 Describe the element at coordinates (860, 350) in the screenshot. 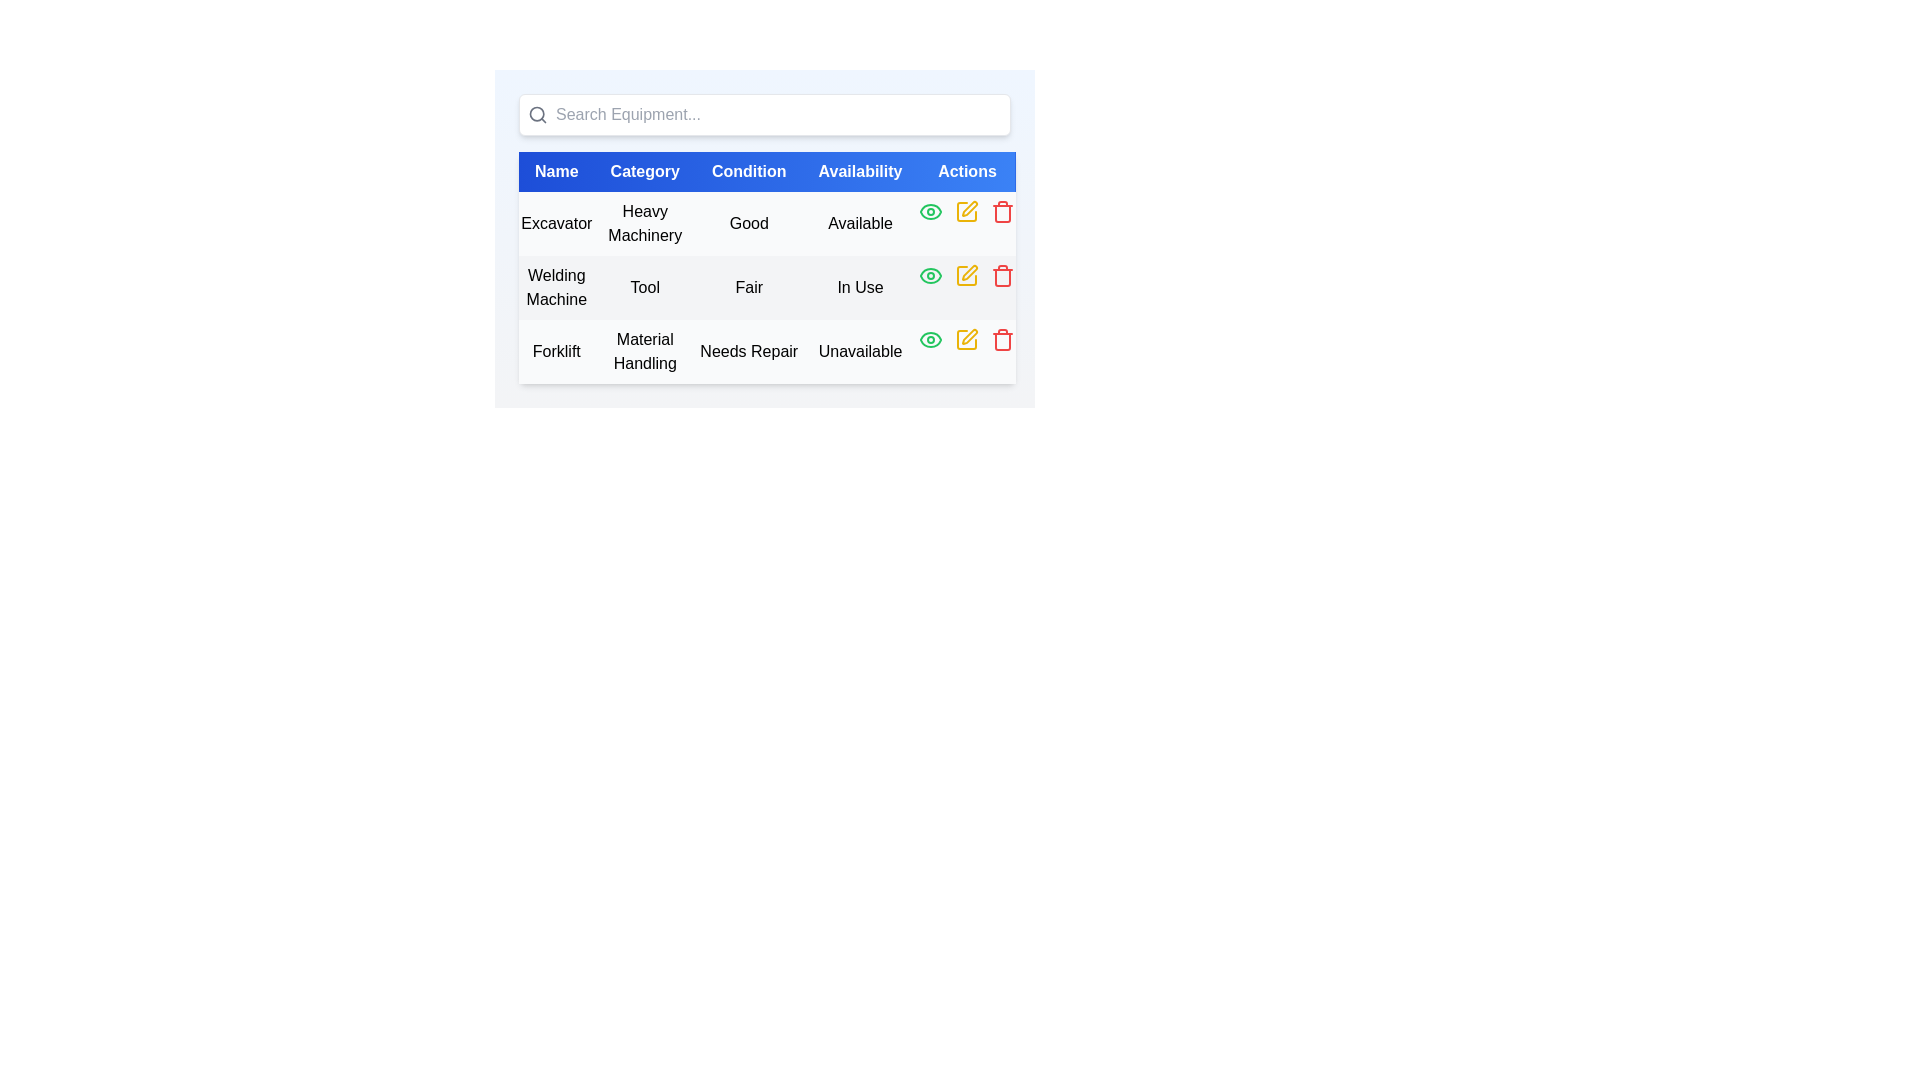

I see `the text label displaying 'Unavailable' in bold, center-aligned style within the 'Availability' column for the 'Forklift' entry` at that location.